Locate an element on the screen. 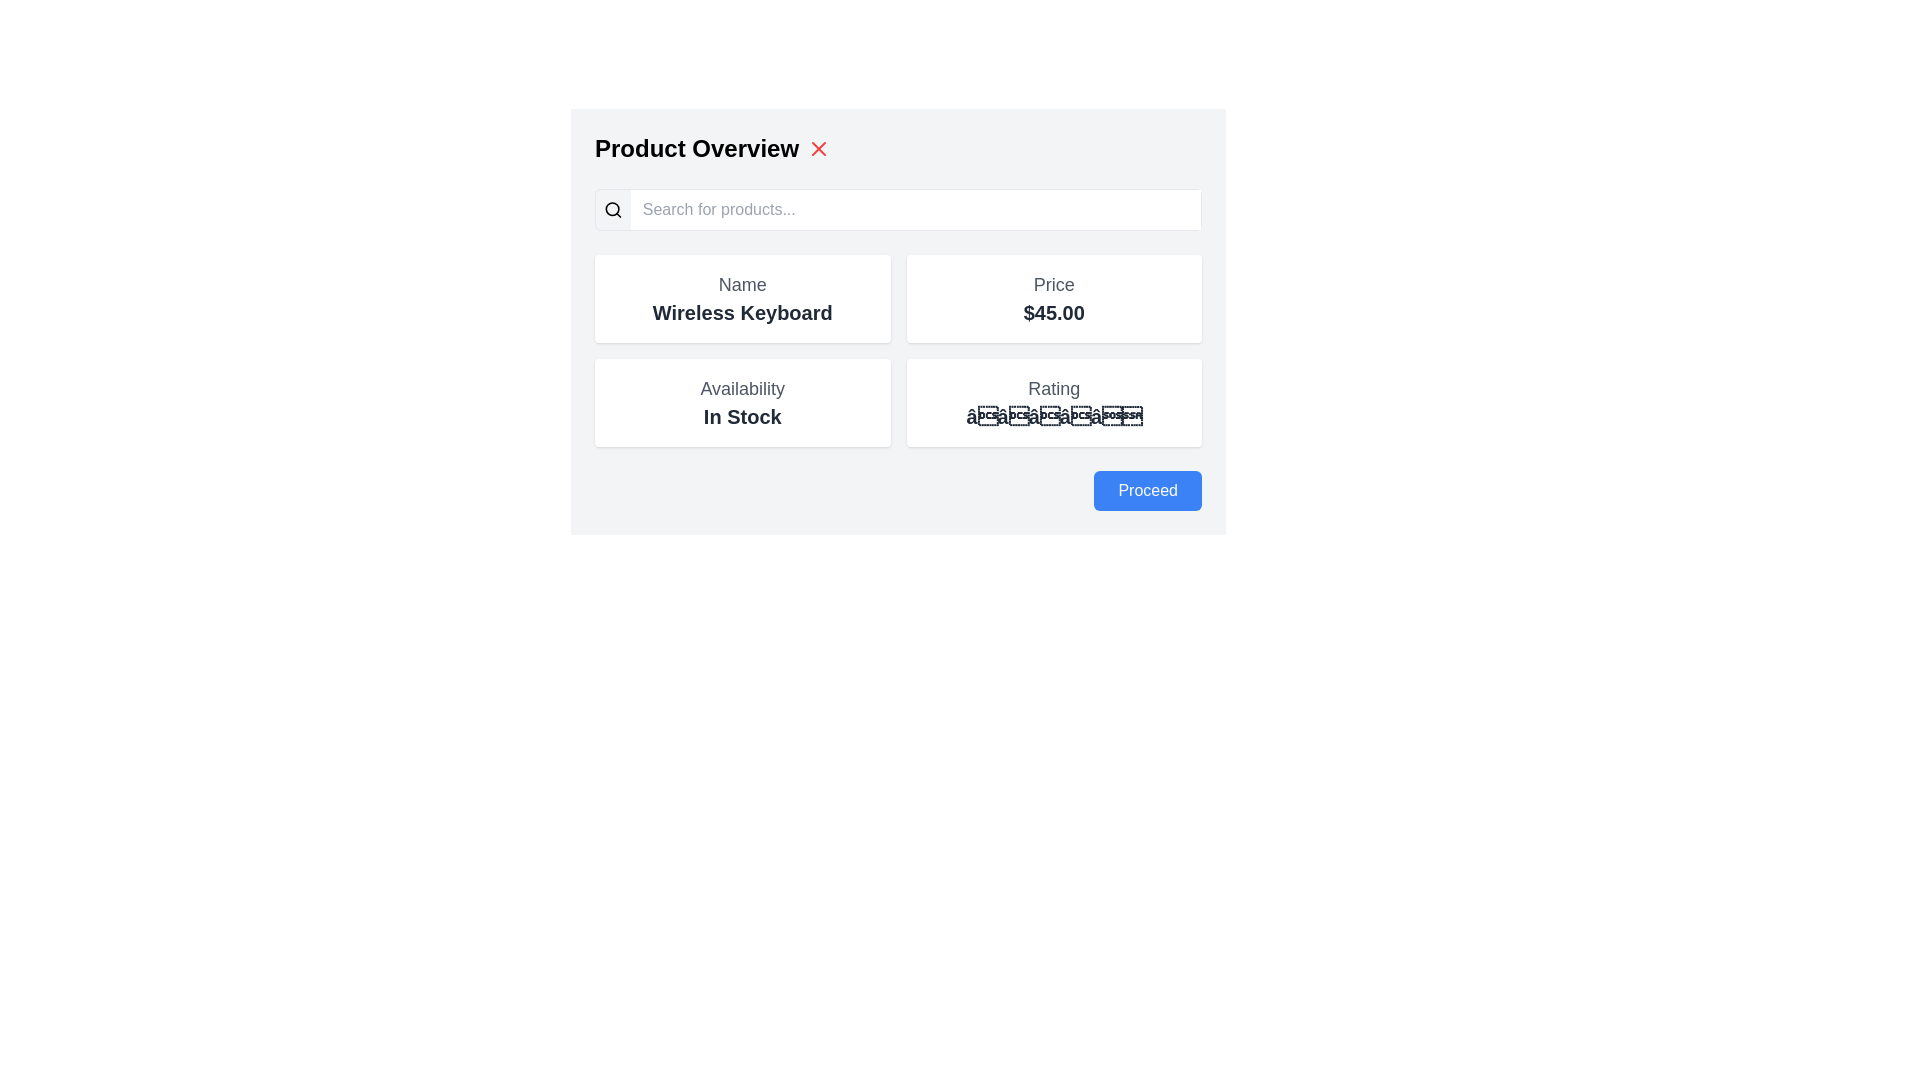  displayed rating from the 'Rating' element, which shows four filled stars and one outlined star, located in the bottom row under the 'Price' card is located at coordinates (1053, 402).